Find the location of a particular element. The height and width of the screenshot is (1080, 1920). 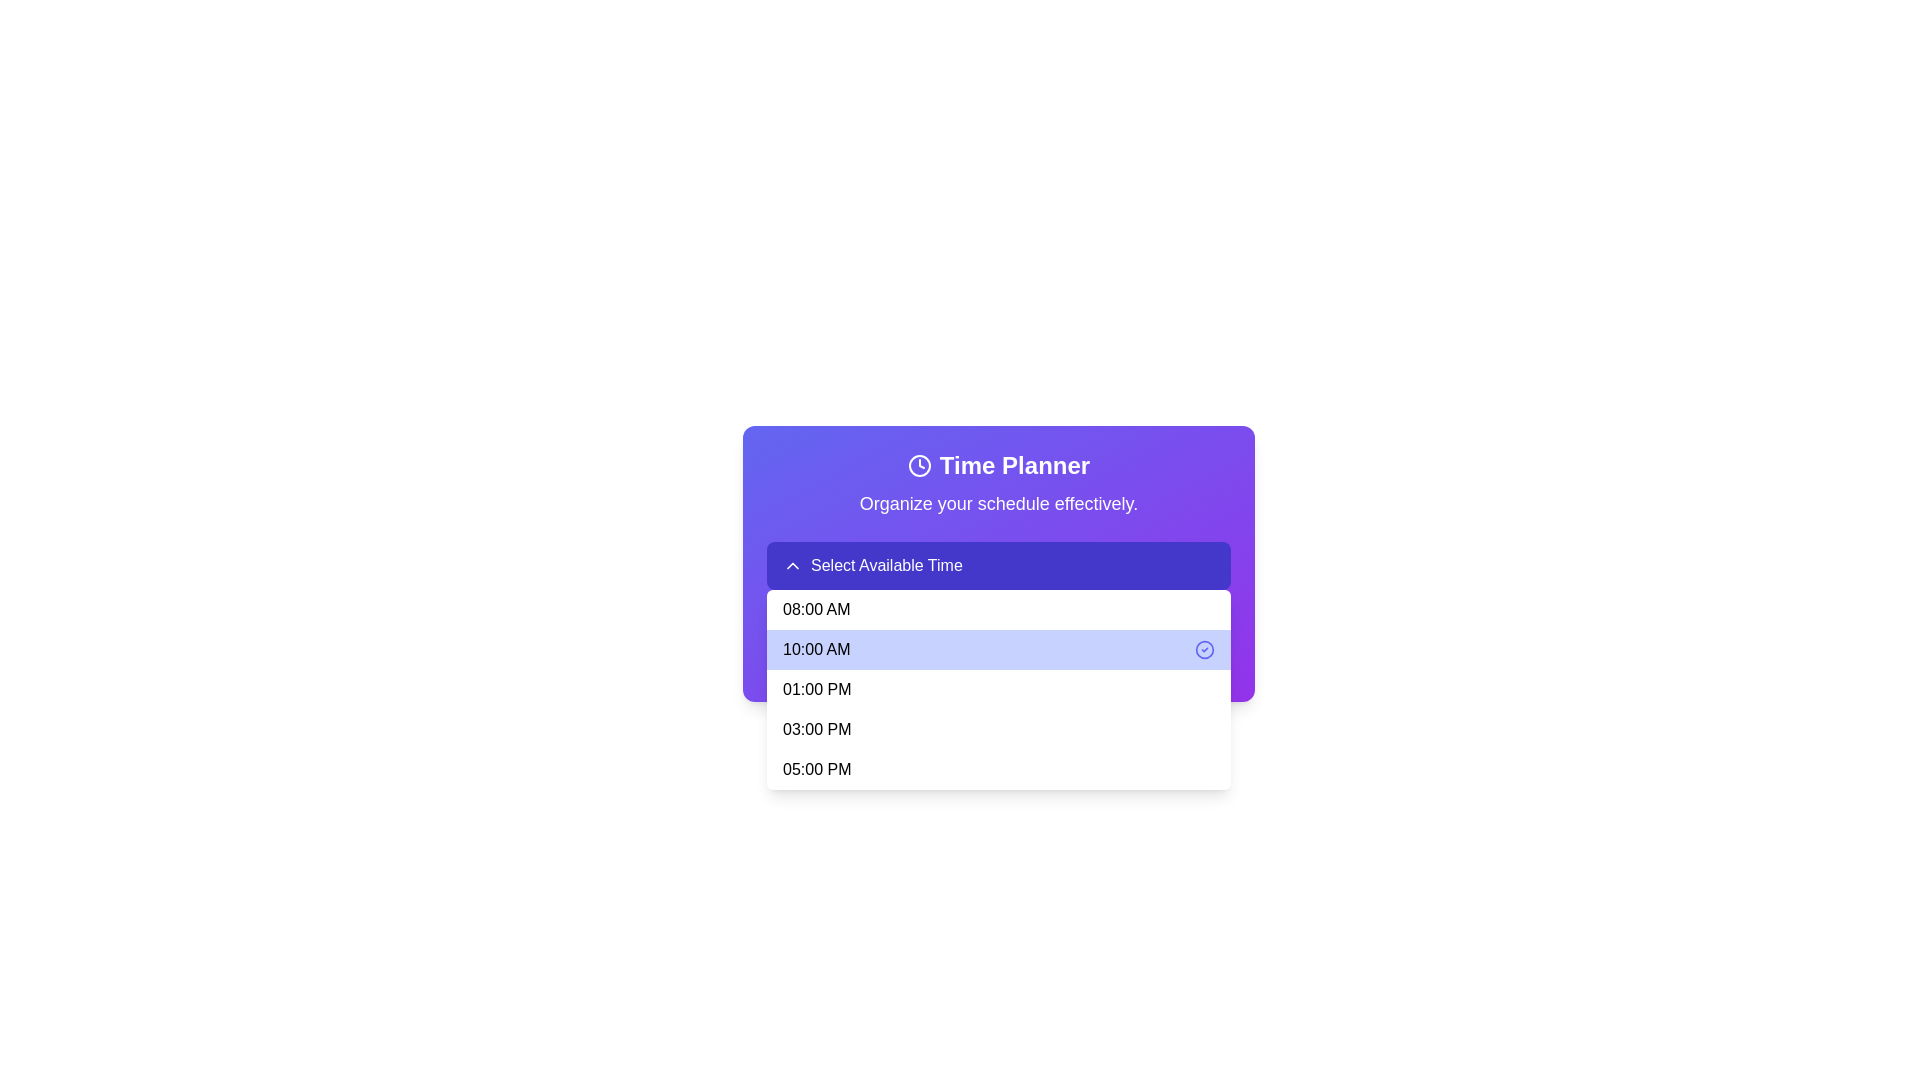

the fourth item is located at coordinates (998, 729).